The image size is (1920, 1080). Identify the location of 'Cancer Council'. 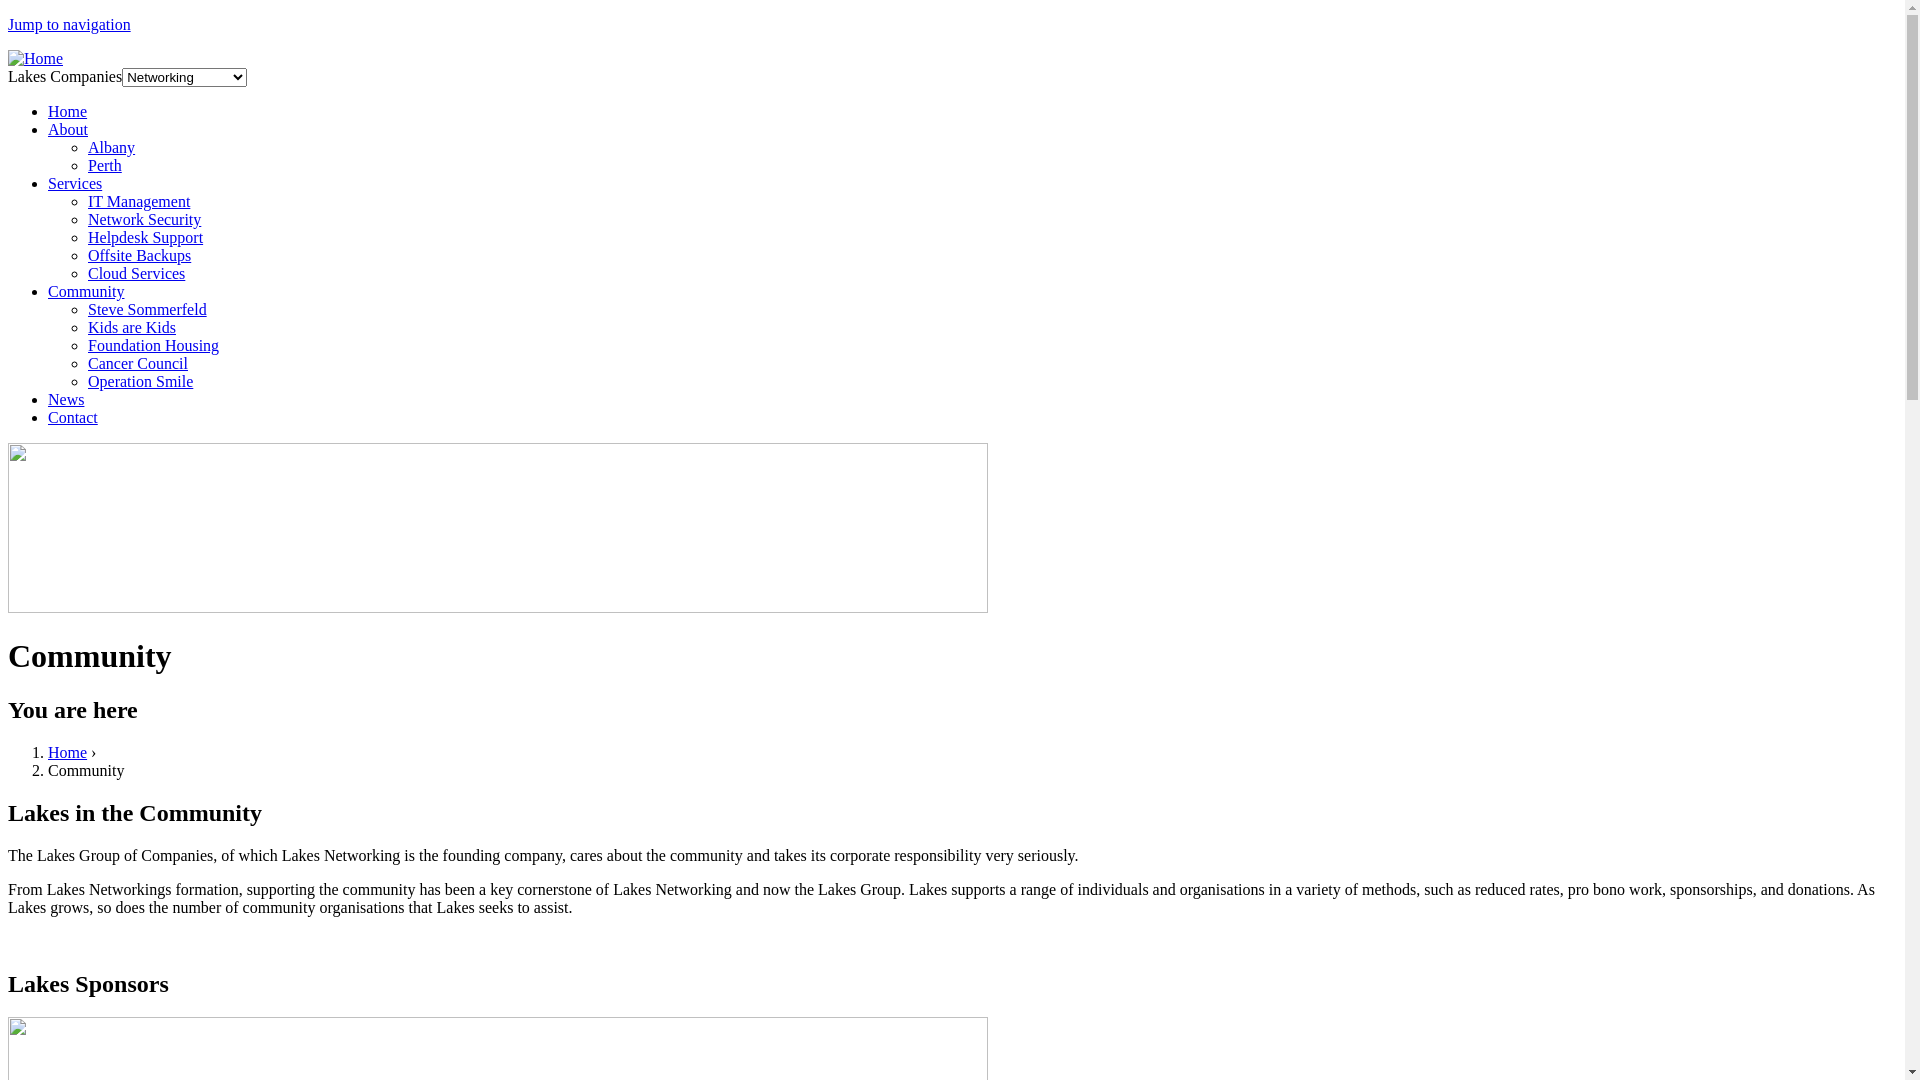
(137, 363).